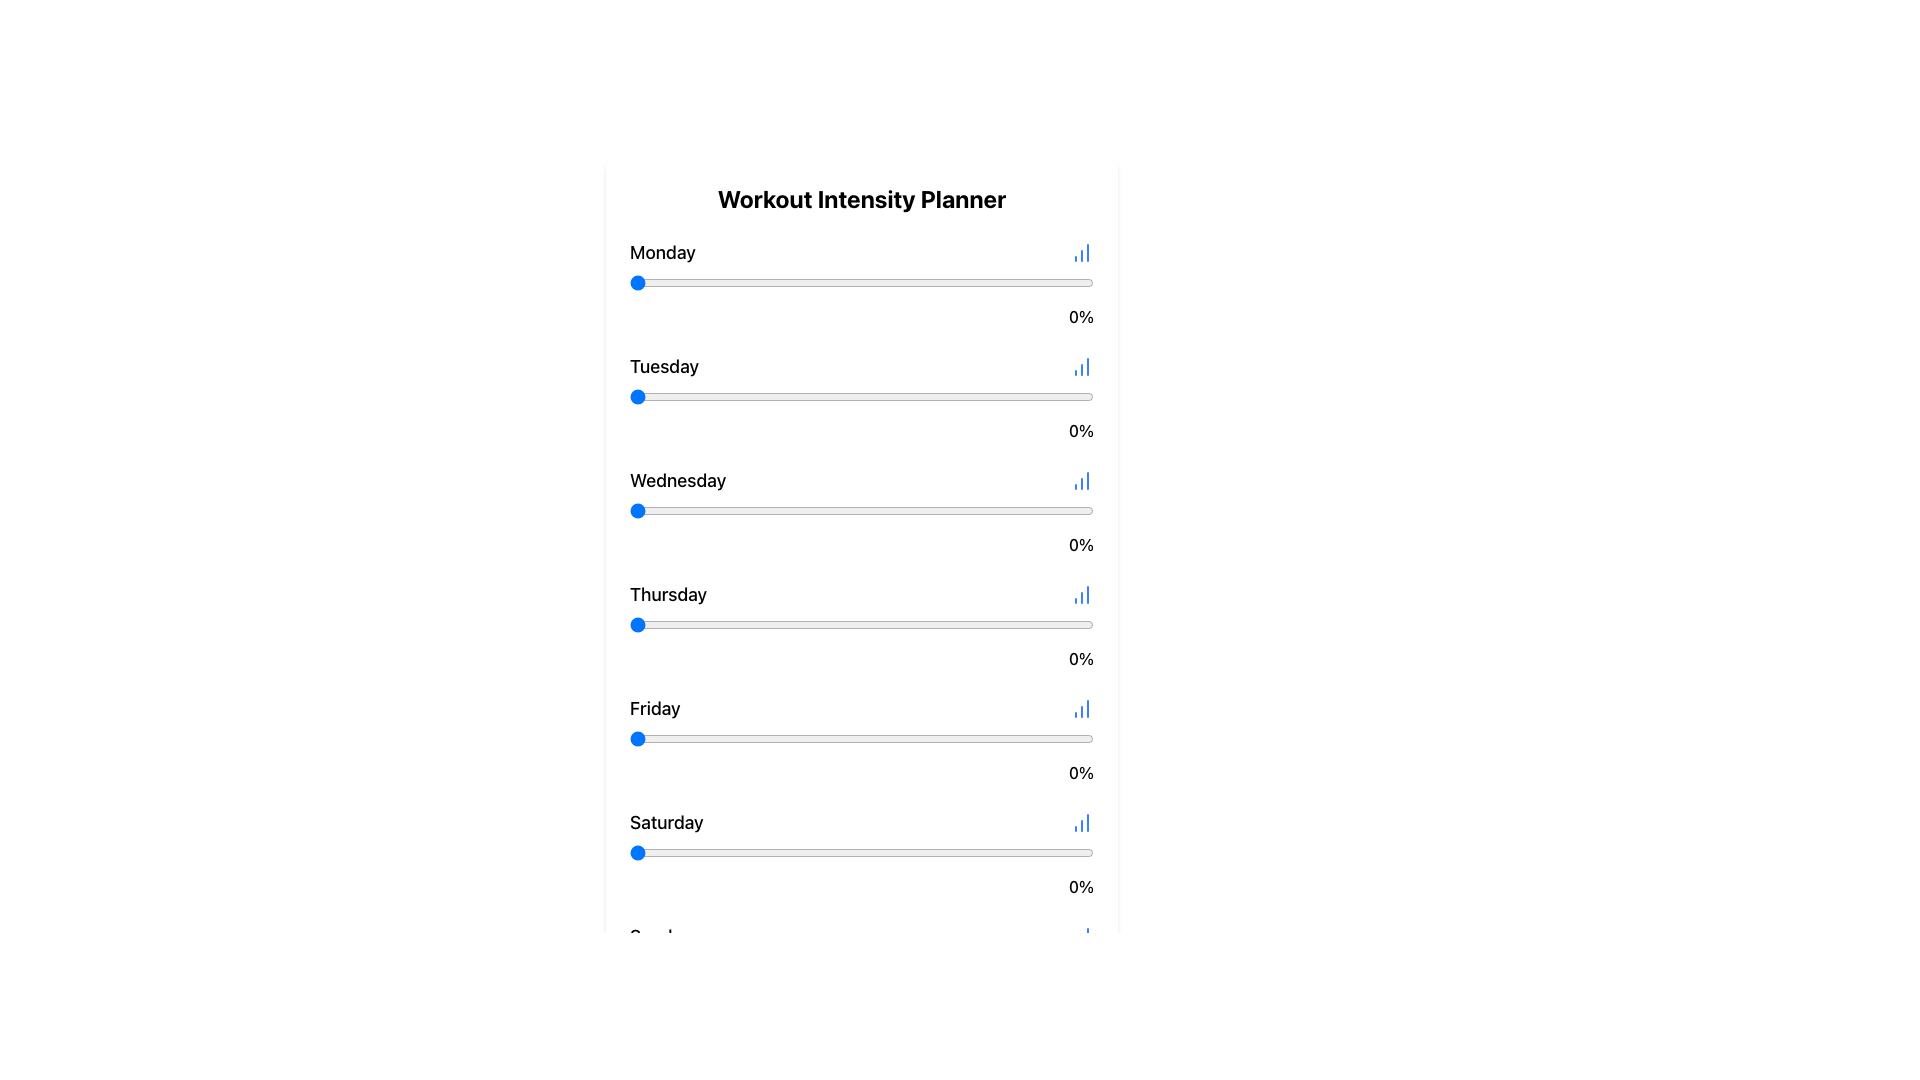 The height and width of the screenshot is (1080, 1920). I want to click on the intensity for Tuesday, so click(848, 397).